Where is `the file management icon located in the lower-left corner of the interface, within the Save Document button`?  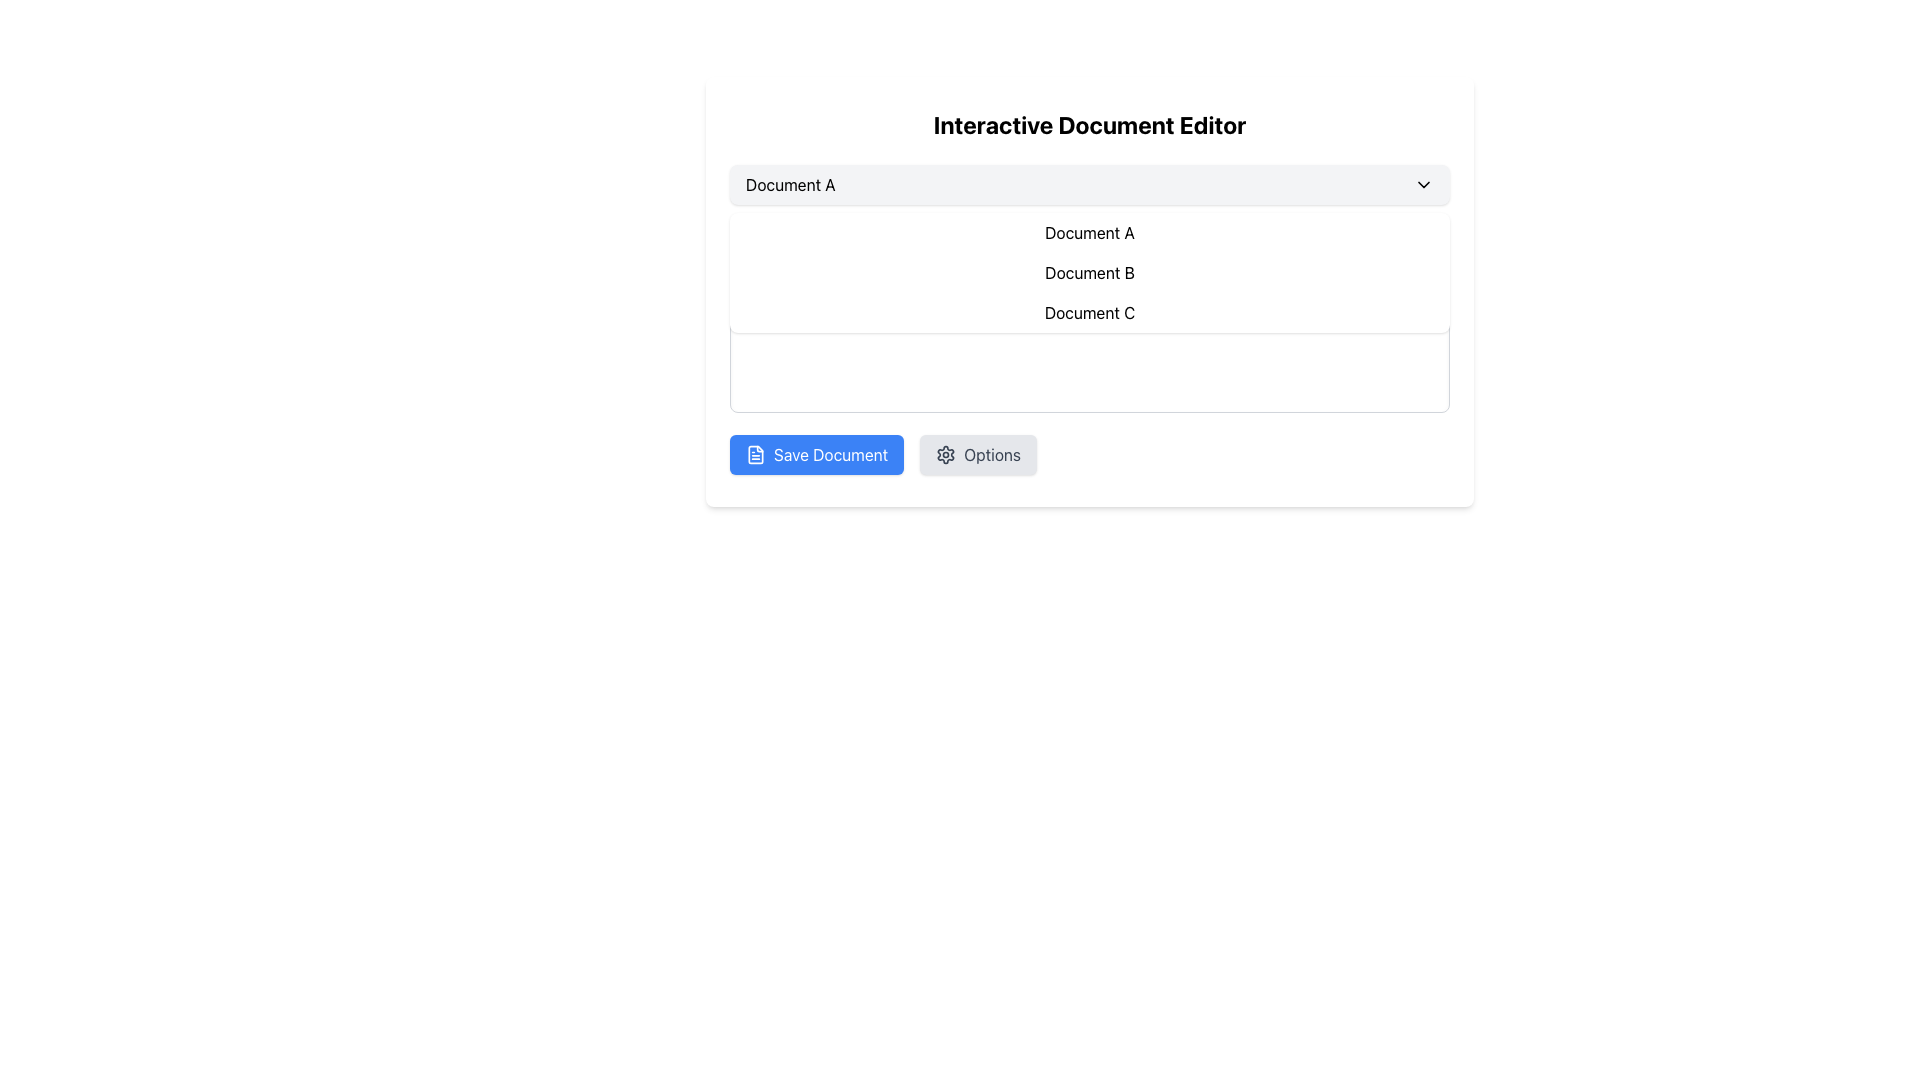
the file management icon located in the lower-left corner of the interface, within the Save Document button is located at coordinates (754, 455).